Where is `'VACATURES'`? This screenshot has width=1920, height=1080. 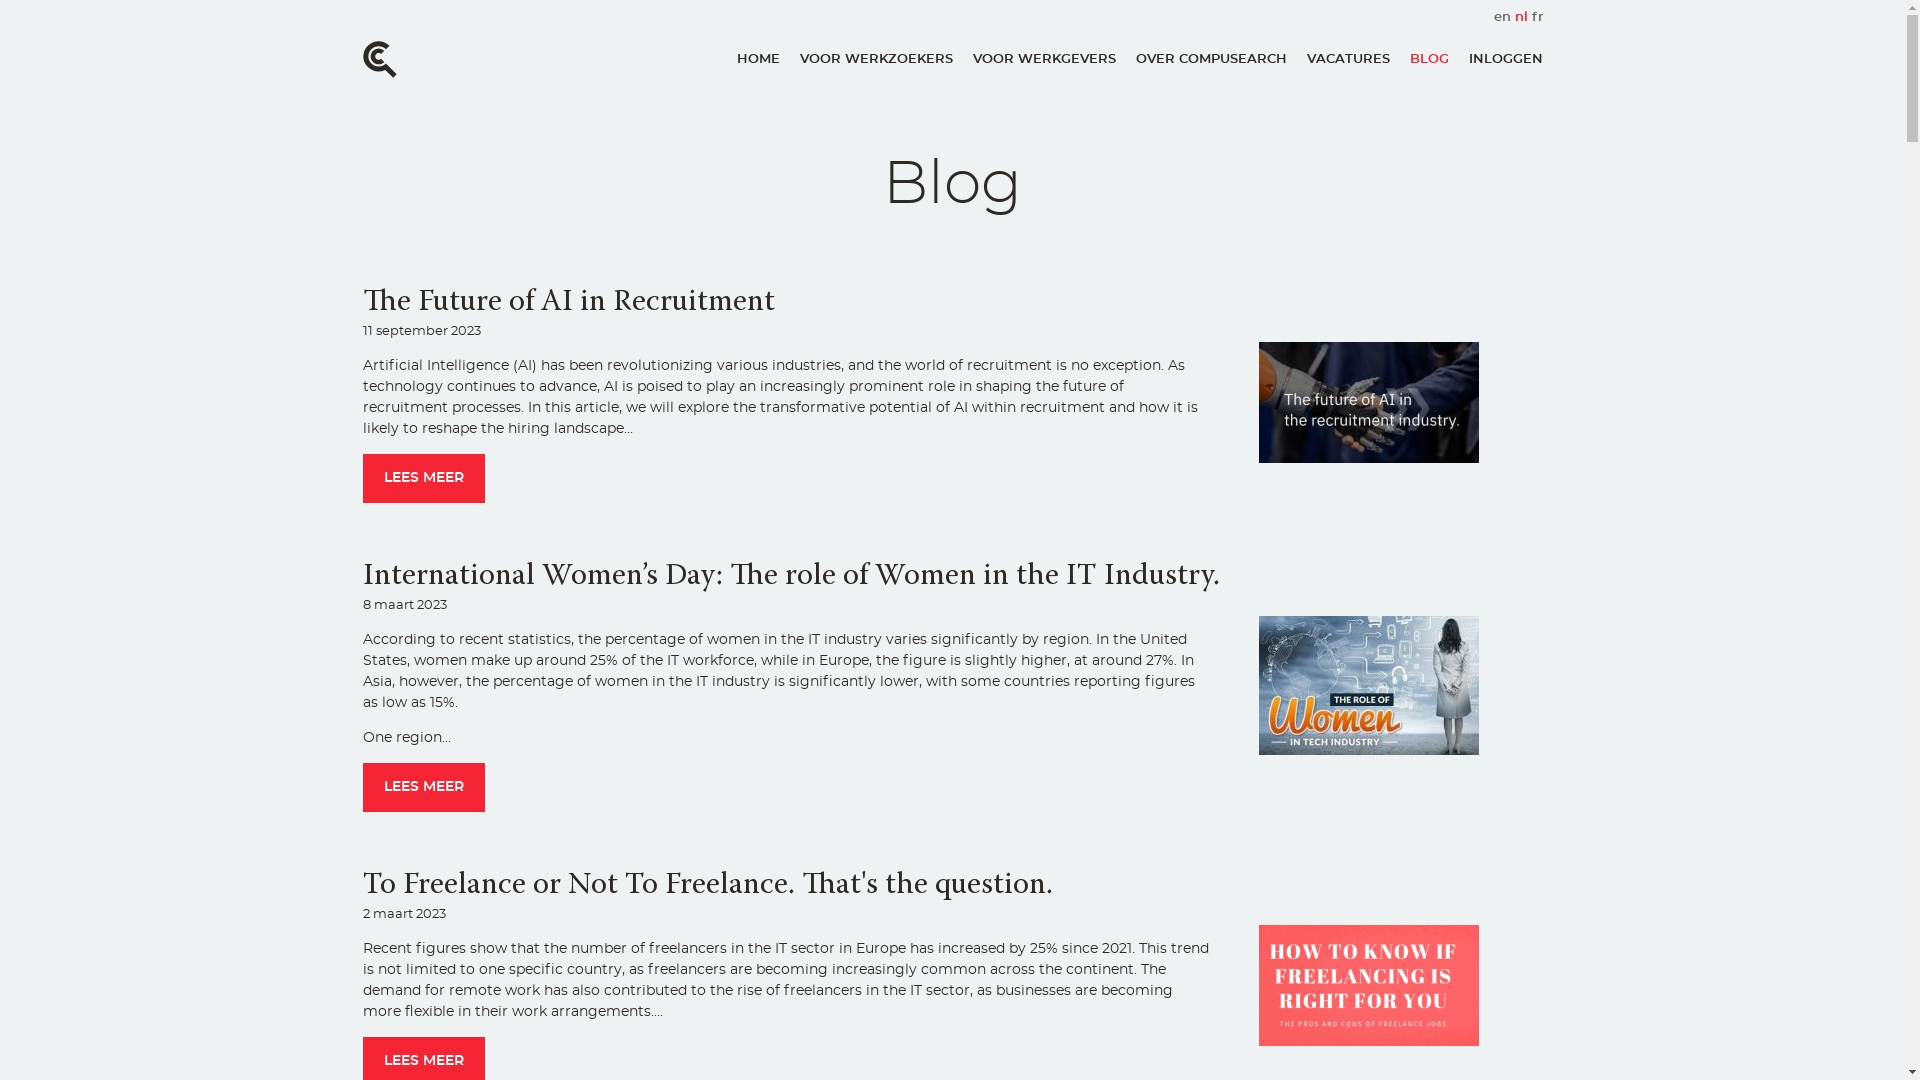 'VACATURES' is located at coordinates (1347, 58).